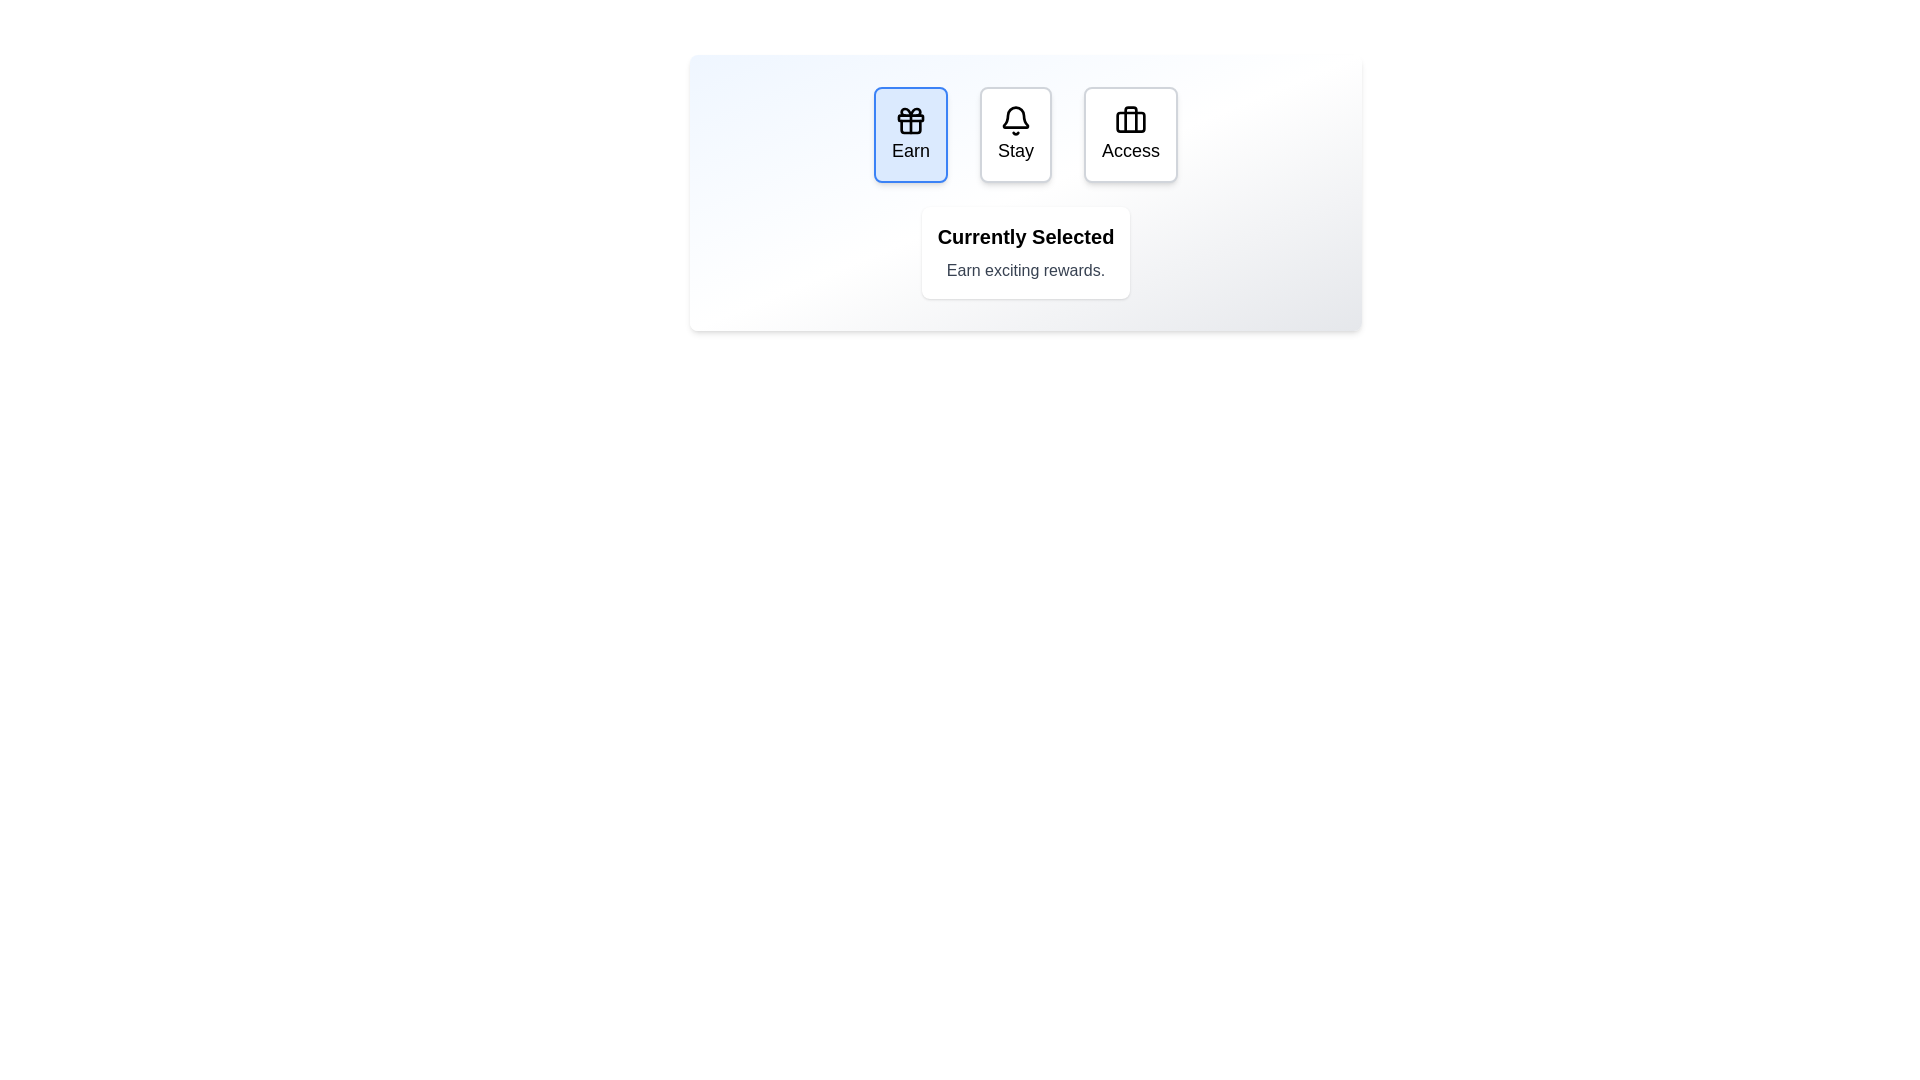 The width and height of the screenshot is (1920, 1080). I want to click on the card-styled button labeled 'Access' located at the center of the interface, which features a briefcase icon above the text, so click(1131, 135).